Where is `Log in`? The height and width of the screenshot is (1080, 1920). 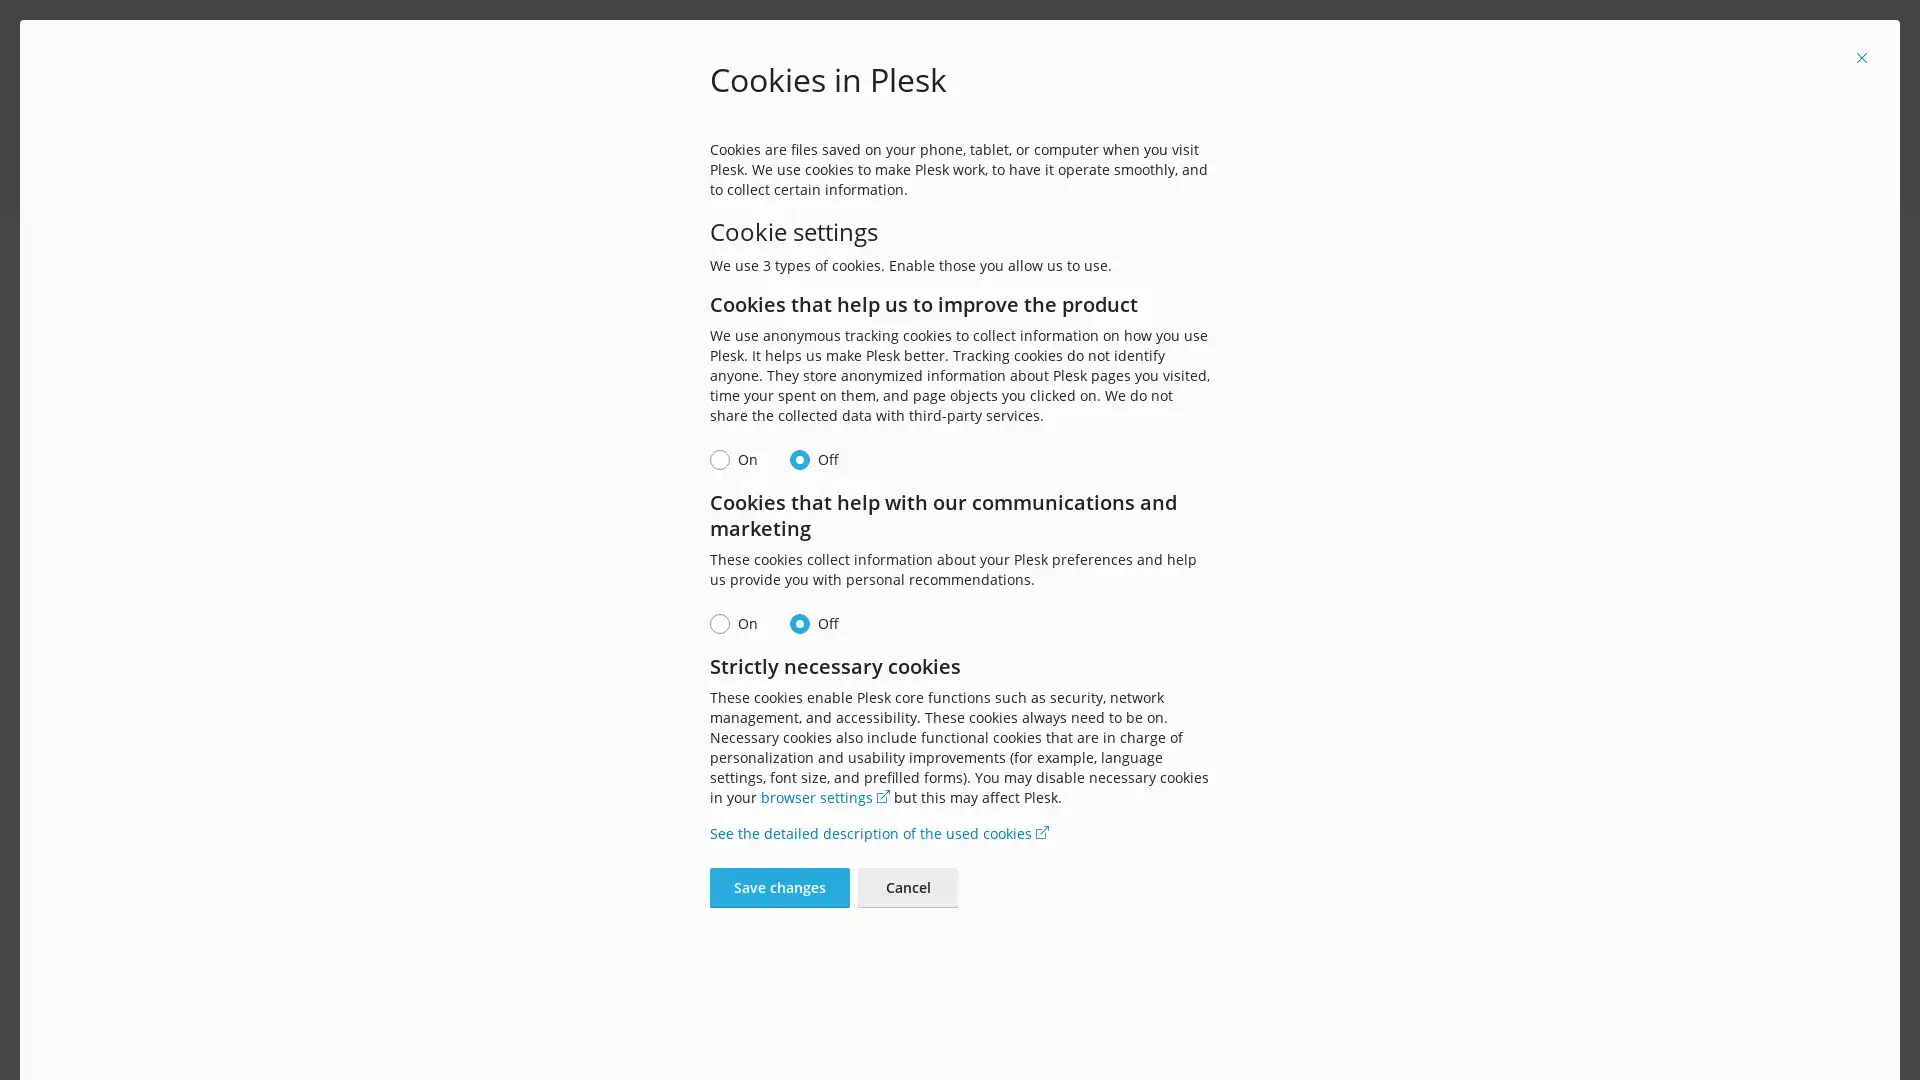 Log in is located at coordinates (960, 741).